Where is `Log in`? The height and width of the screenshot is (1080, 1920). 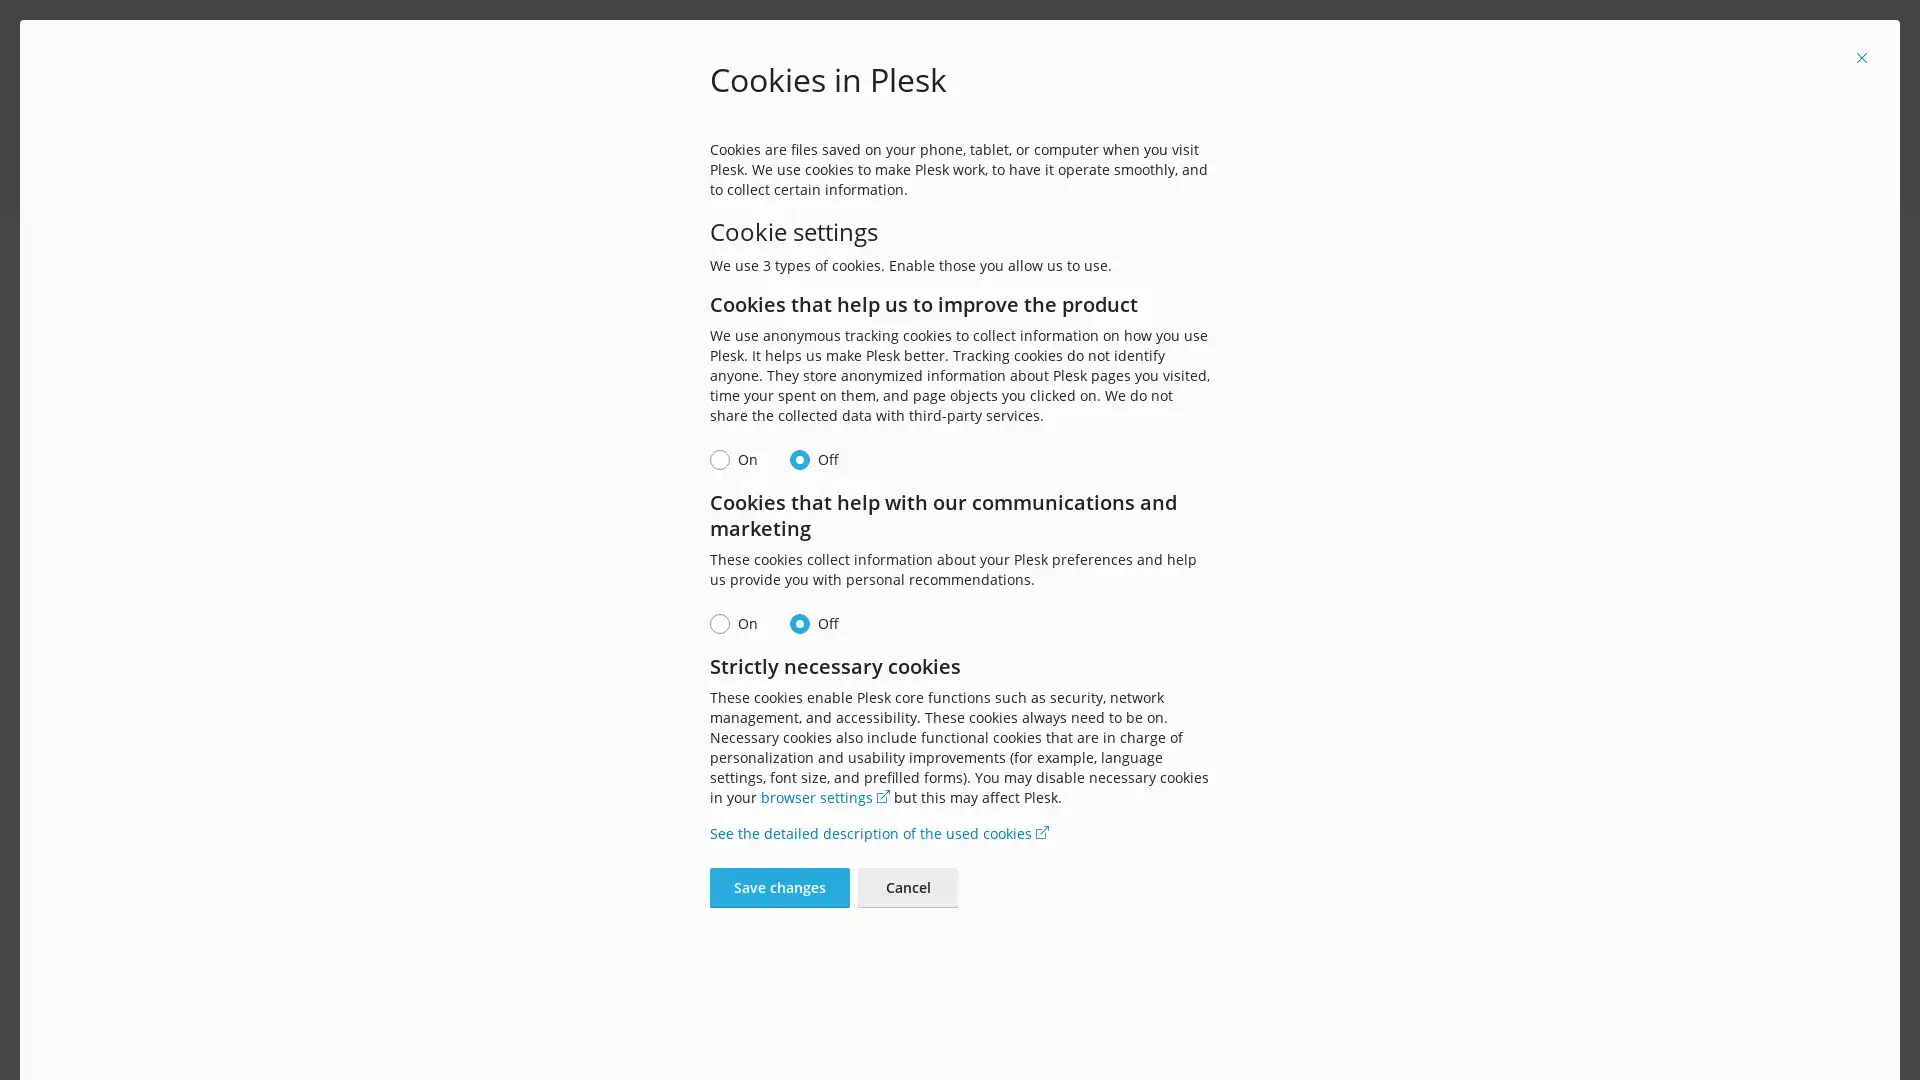 Log in is located at coordinates (960, 741).